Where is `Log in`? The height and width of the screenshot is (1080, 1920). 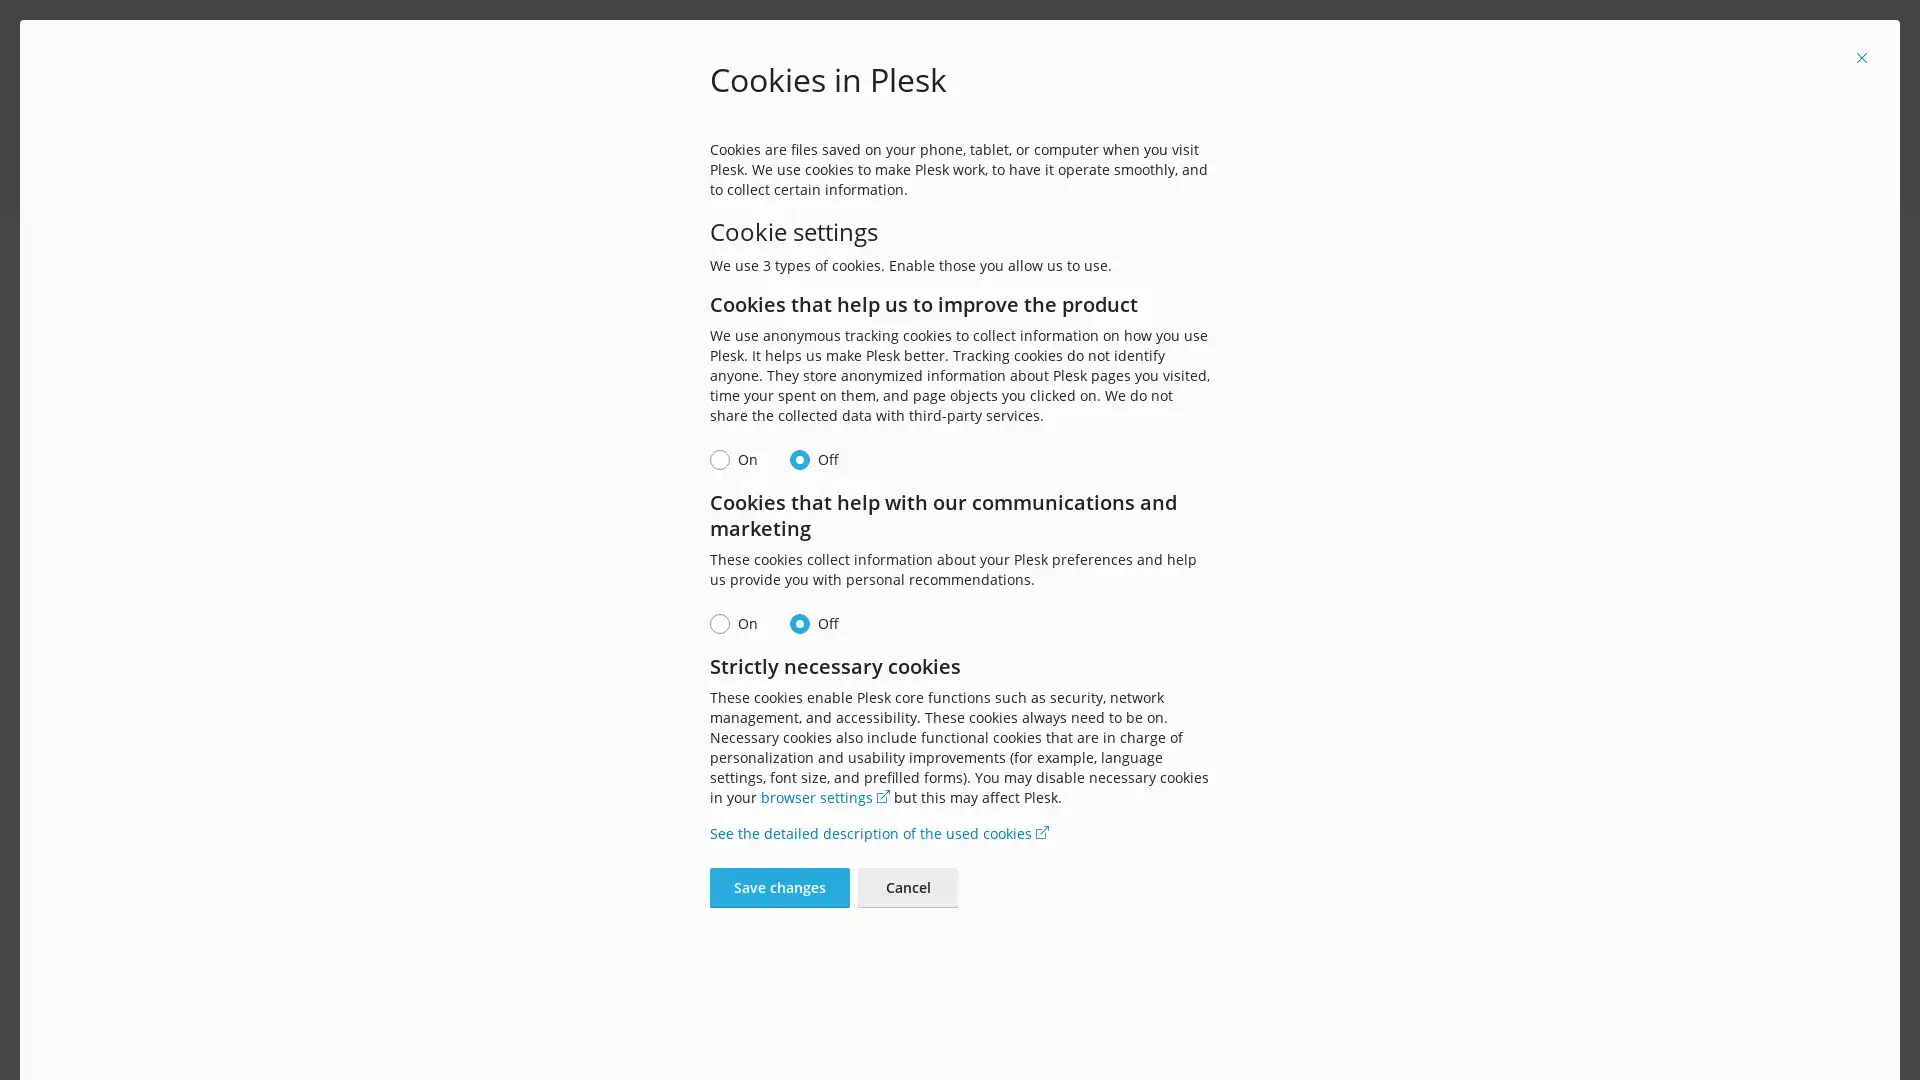 Log in is located at coordinates (960, 741).